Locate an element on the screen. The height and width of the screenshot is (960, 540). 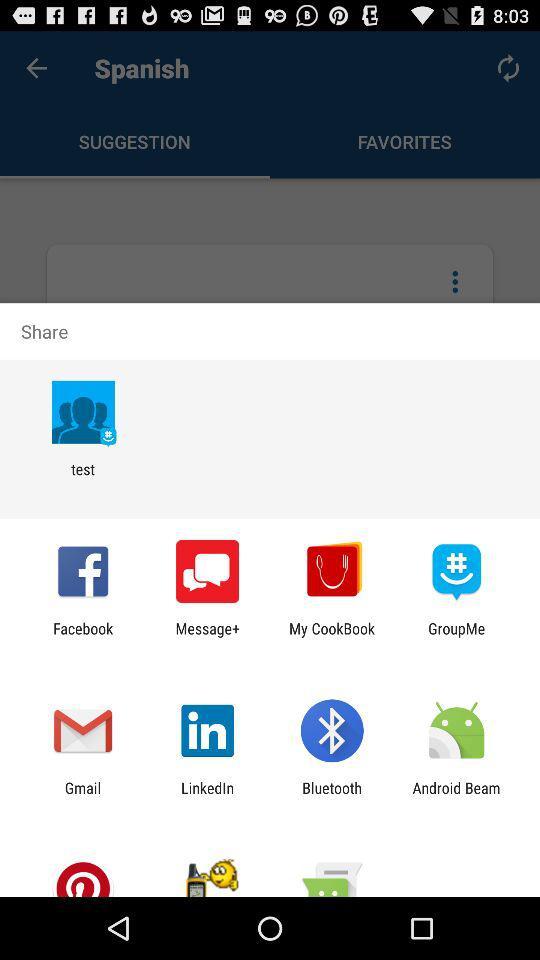
the icon to the right of gmail item is located at coordinates (206, 796).